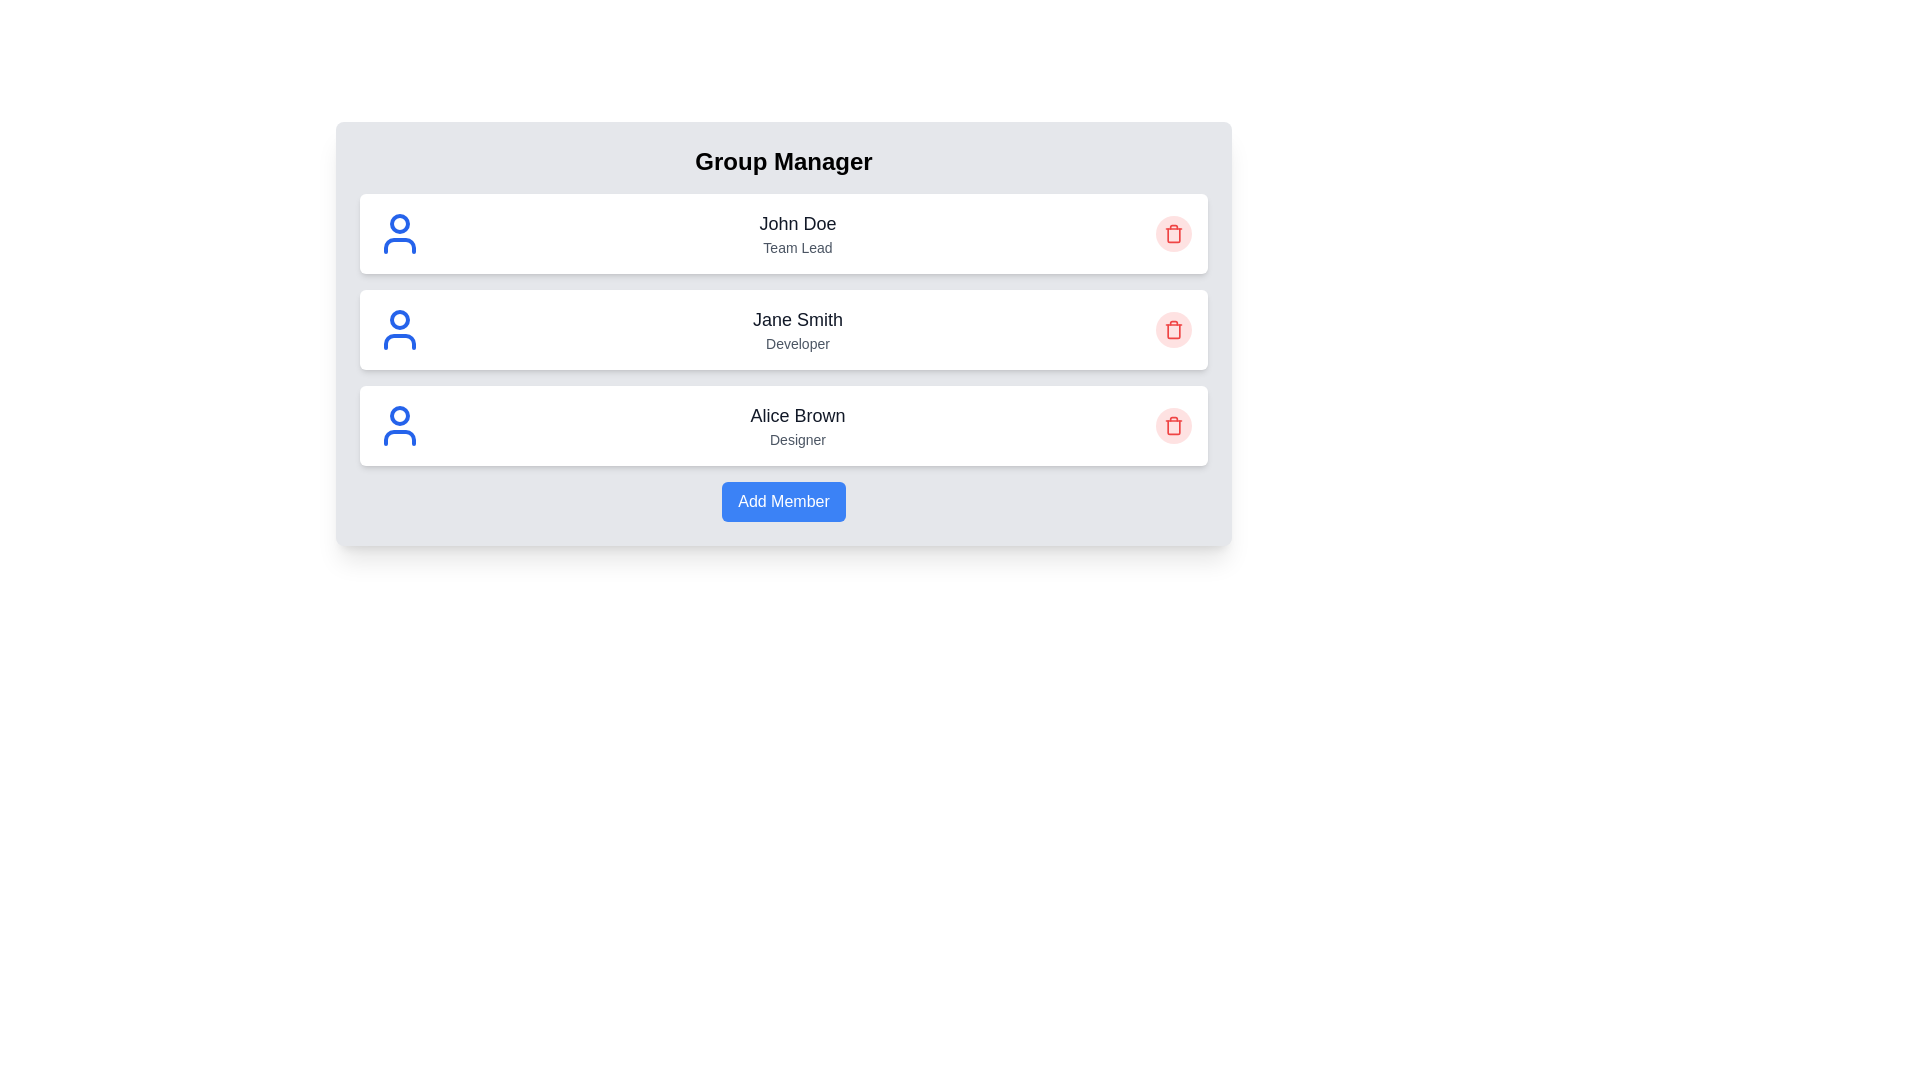 The width and height of the screenshot is (1920, 1080). Describe the element at coordinates (399, 233) in the screenshot. I see `the user icon representing 'John Doe', which is a blue outline of a person silhouette` at that location.